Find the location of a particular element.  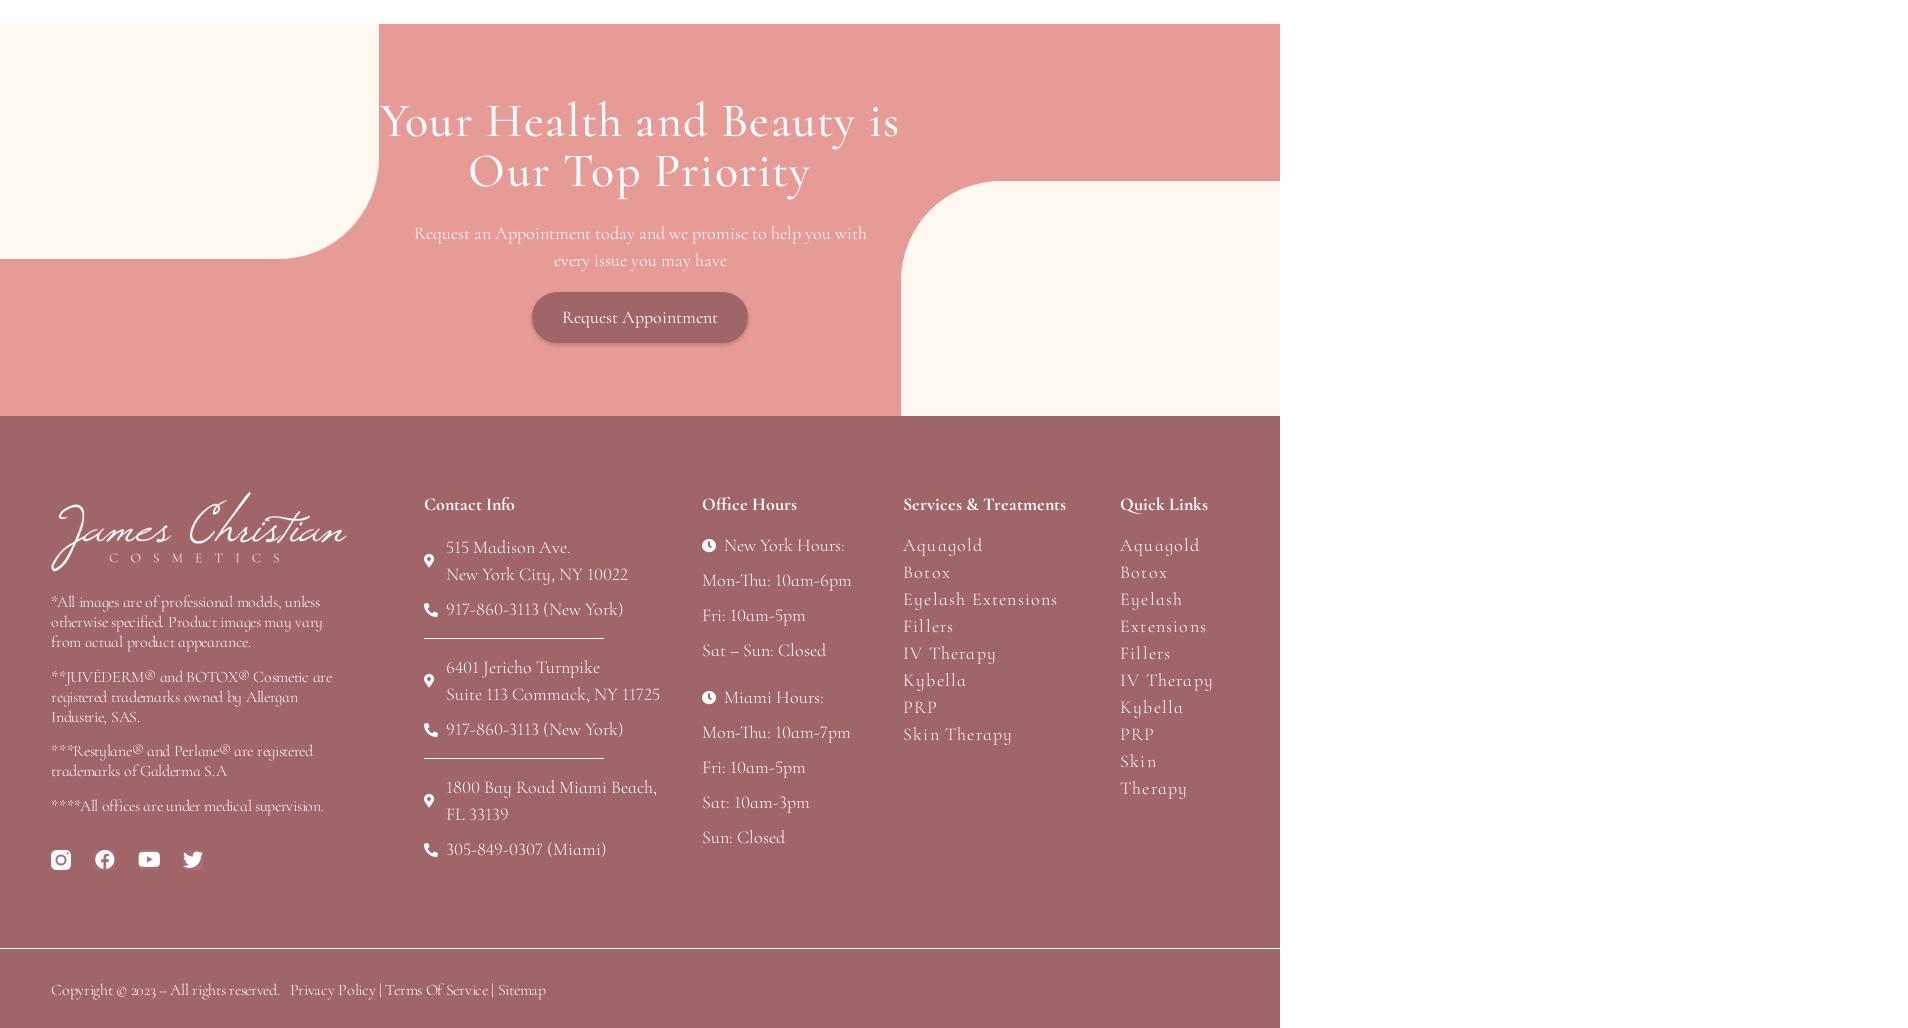

'Copyright © 2023 – All rights reserved.' is located at coordinates (164, 988).